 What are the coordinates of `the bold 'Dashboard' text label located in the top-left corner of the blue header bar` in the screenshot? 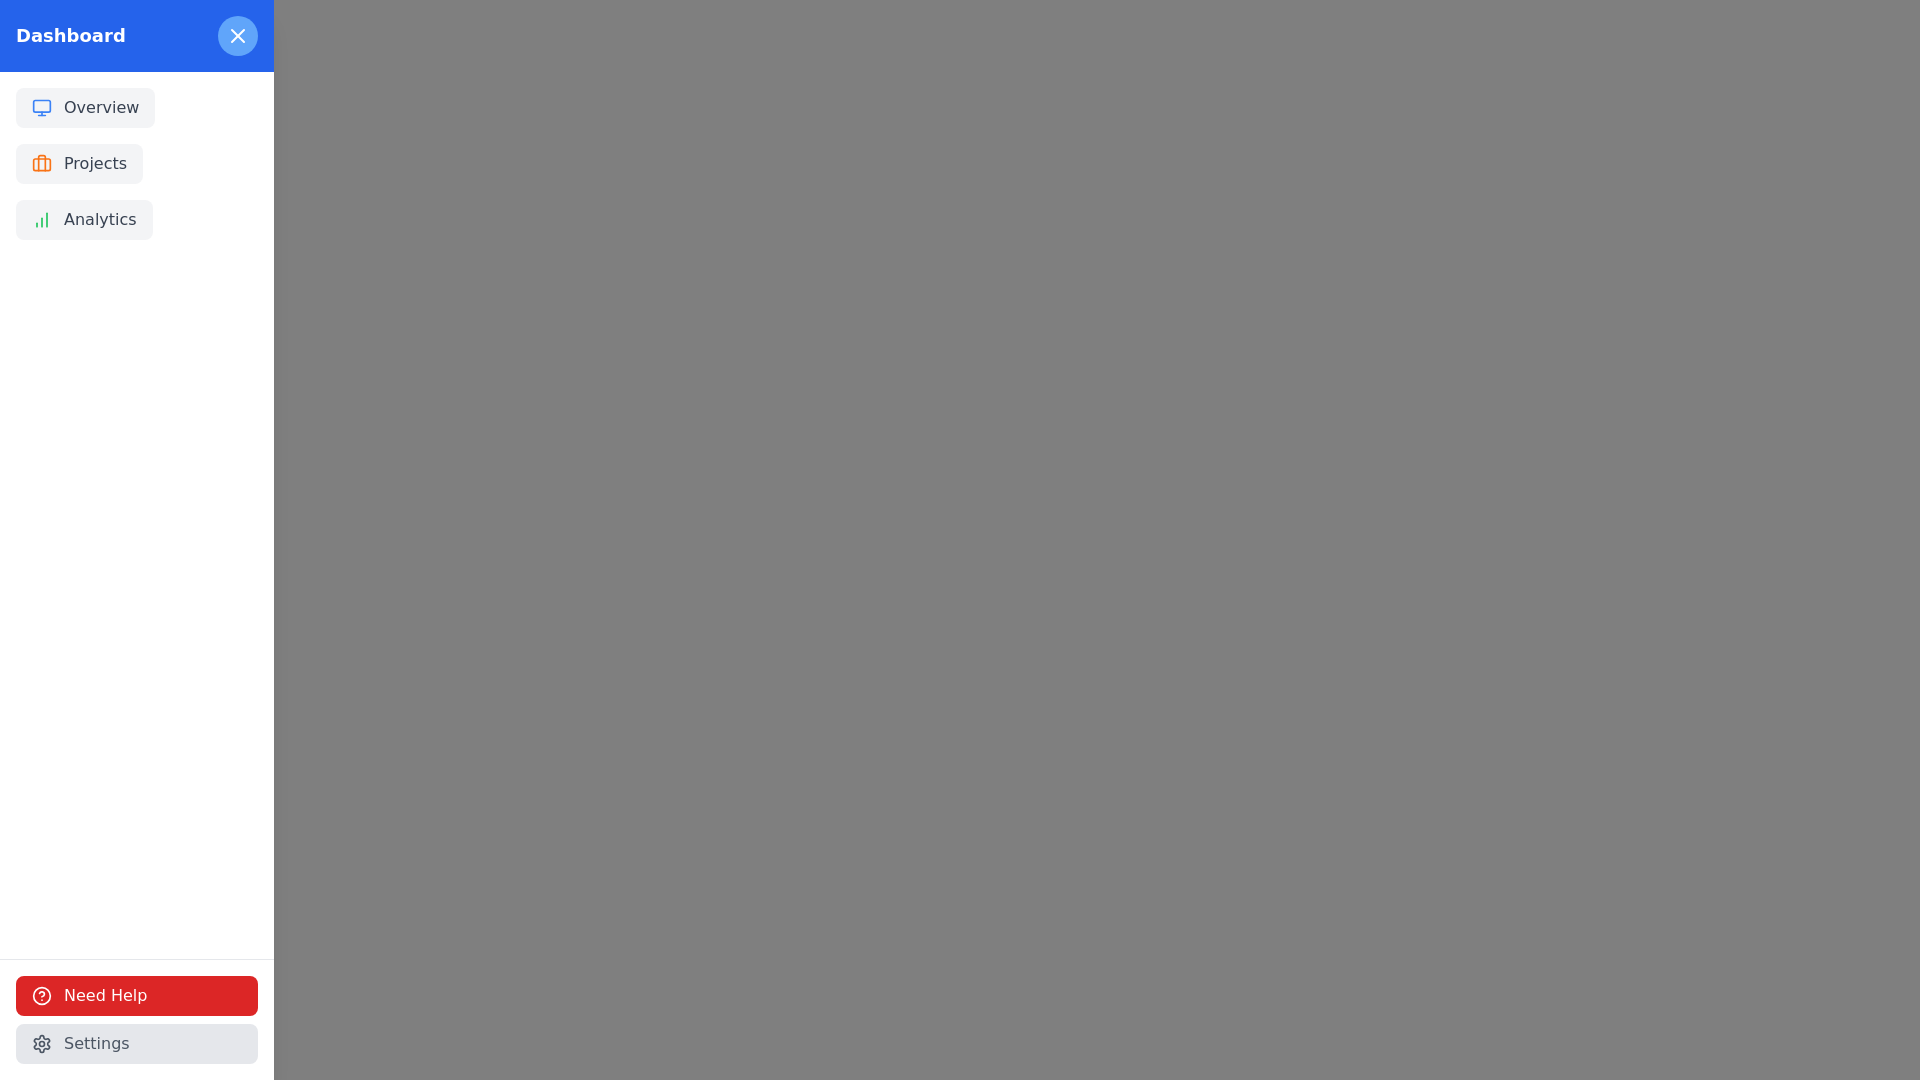 It's located at (70, 35).